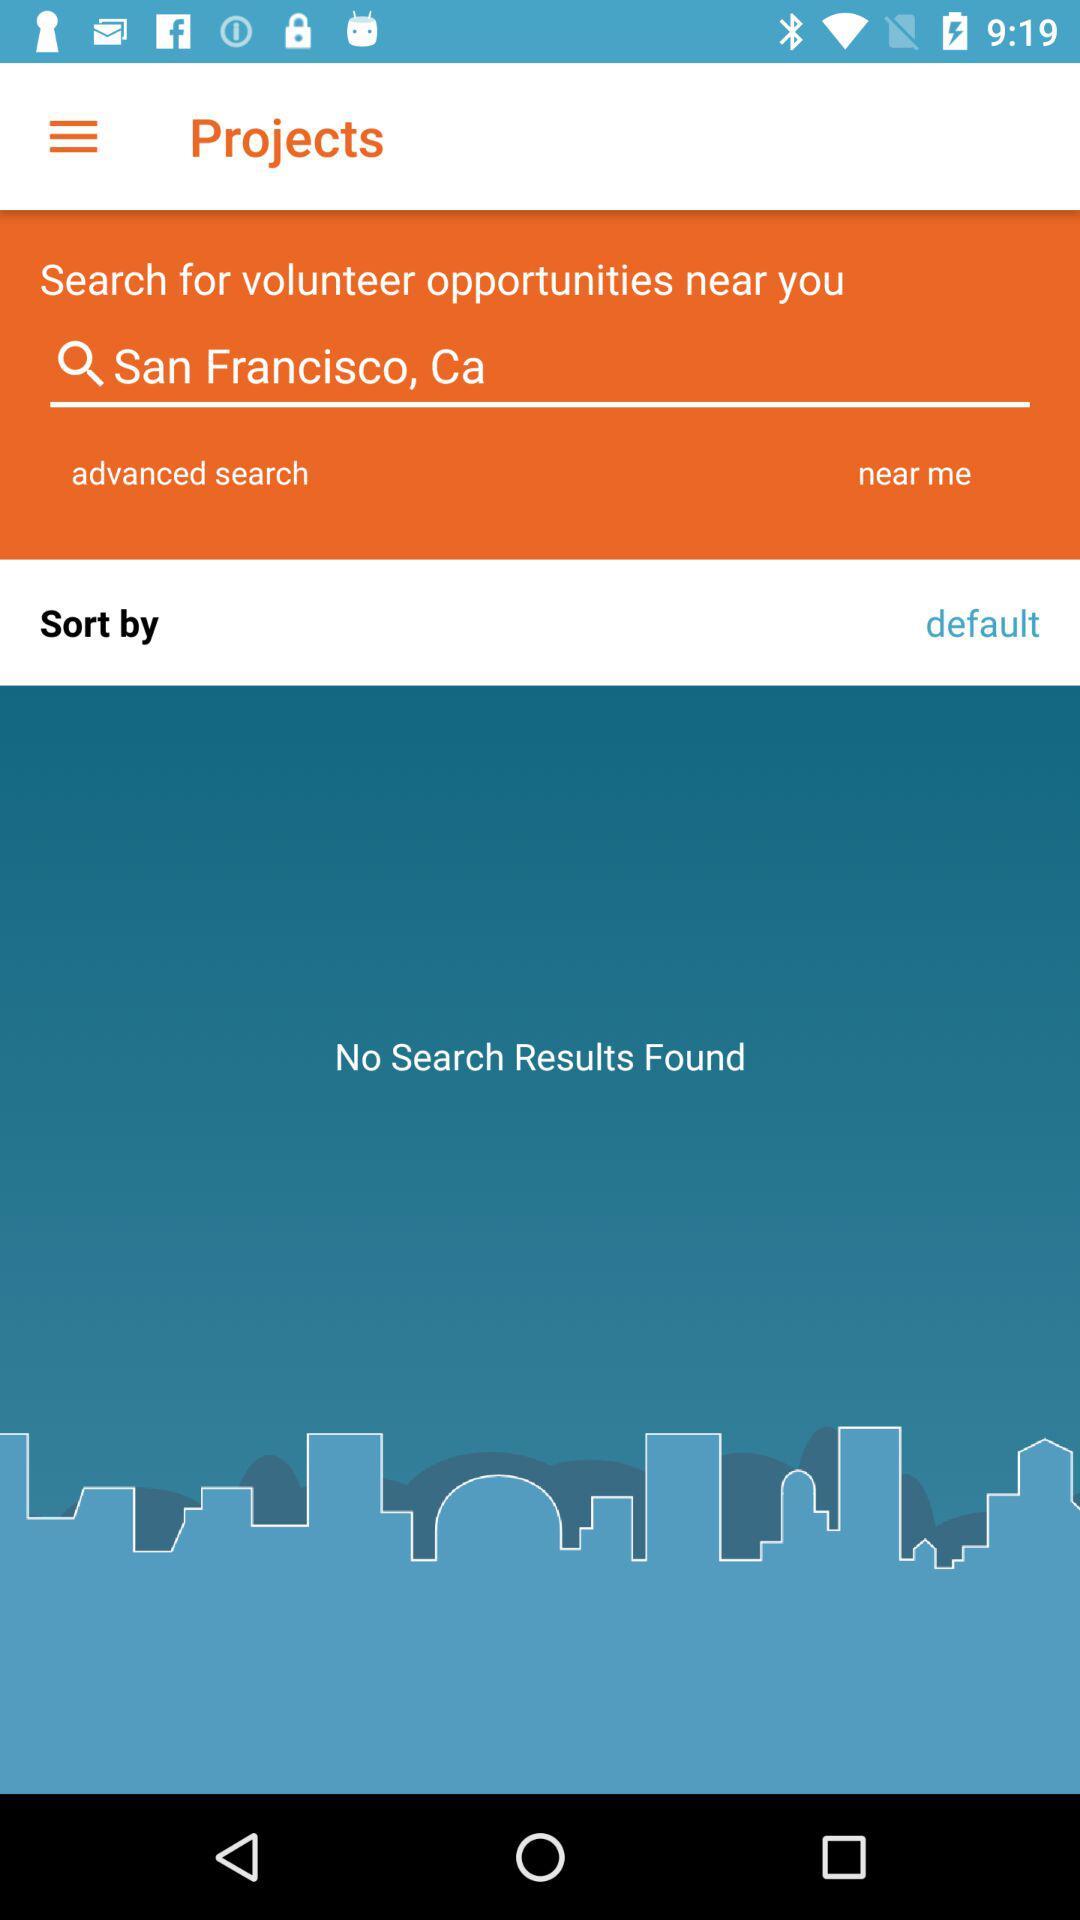  I want to click on item next to the advanced search, so click(914, 471).